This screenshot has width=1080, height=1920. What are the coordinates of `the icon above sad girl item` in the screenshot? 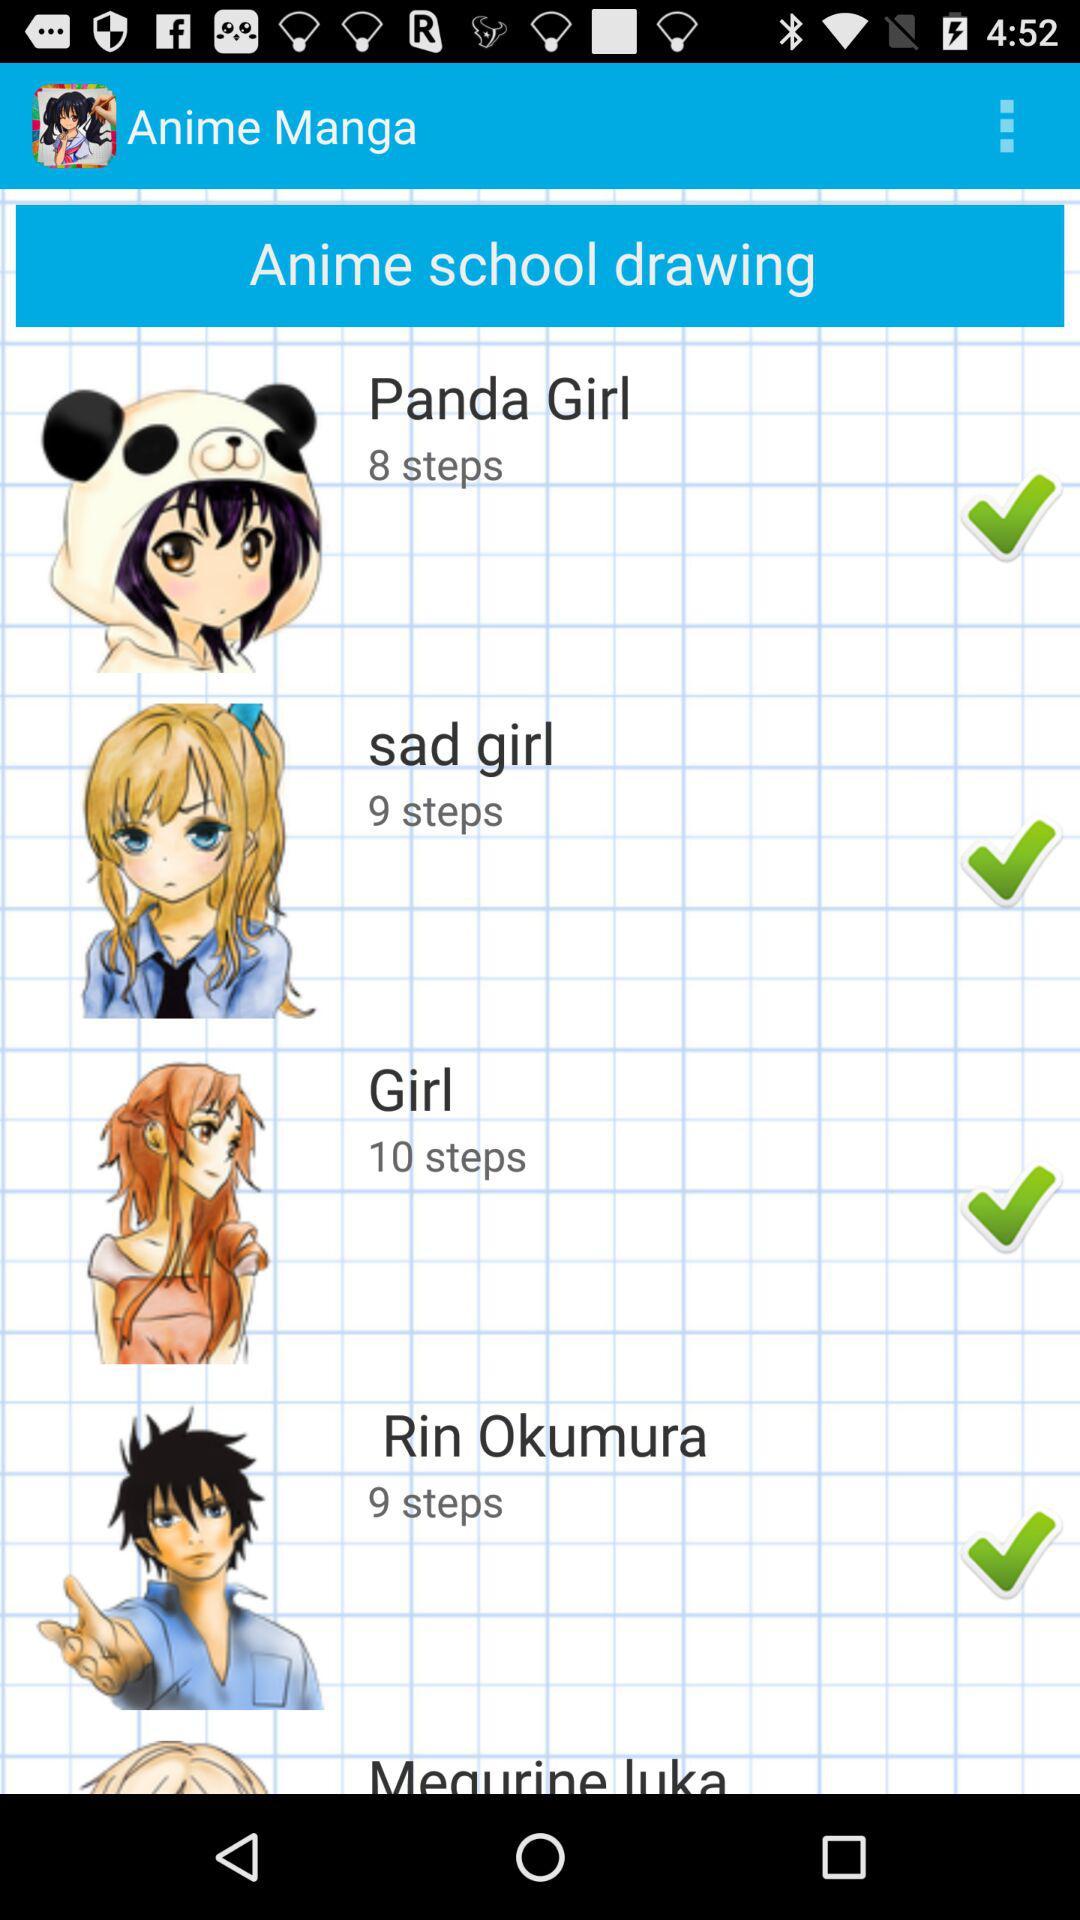 It's located at (658, 462).